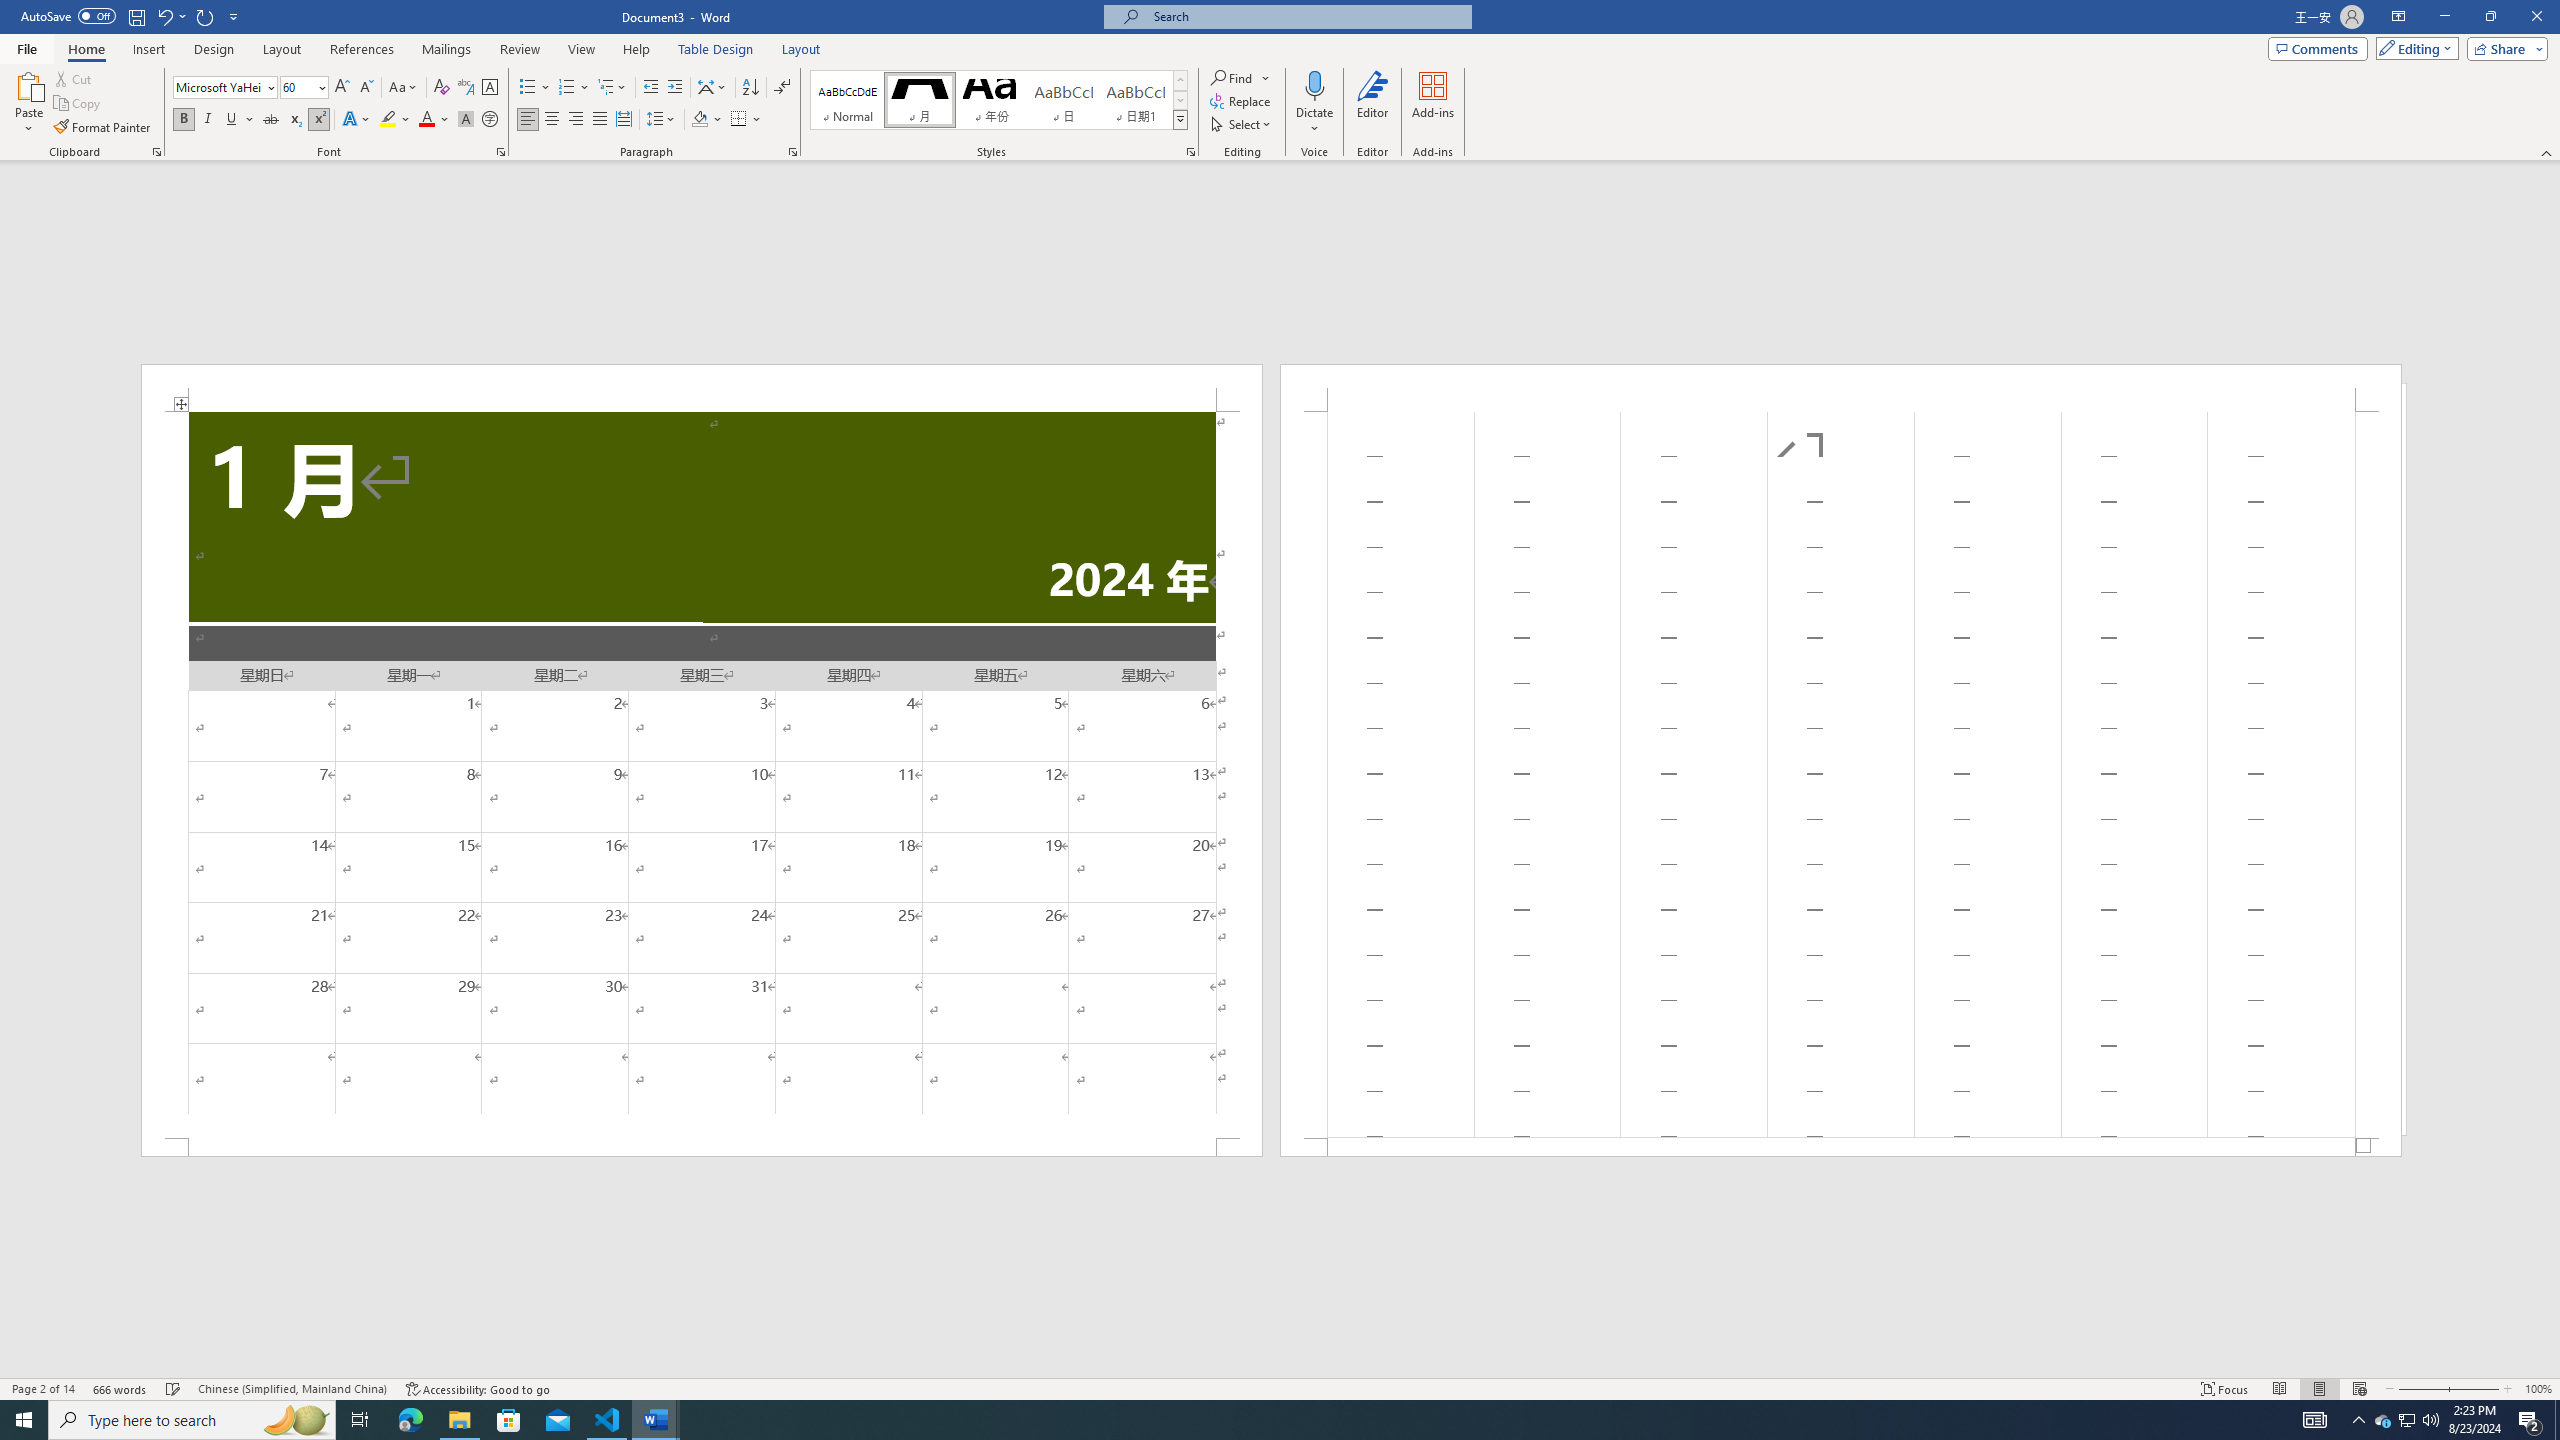 This screenshot has height=1440, width=2560. What do you see at coordinates (700, 118) in the screenshot?
I see `'Shading RGB(0, 0, 0)'` at bounding box center [700, 118].